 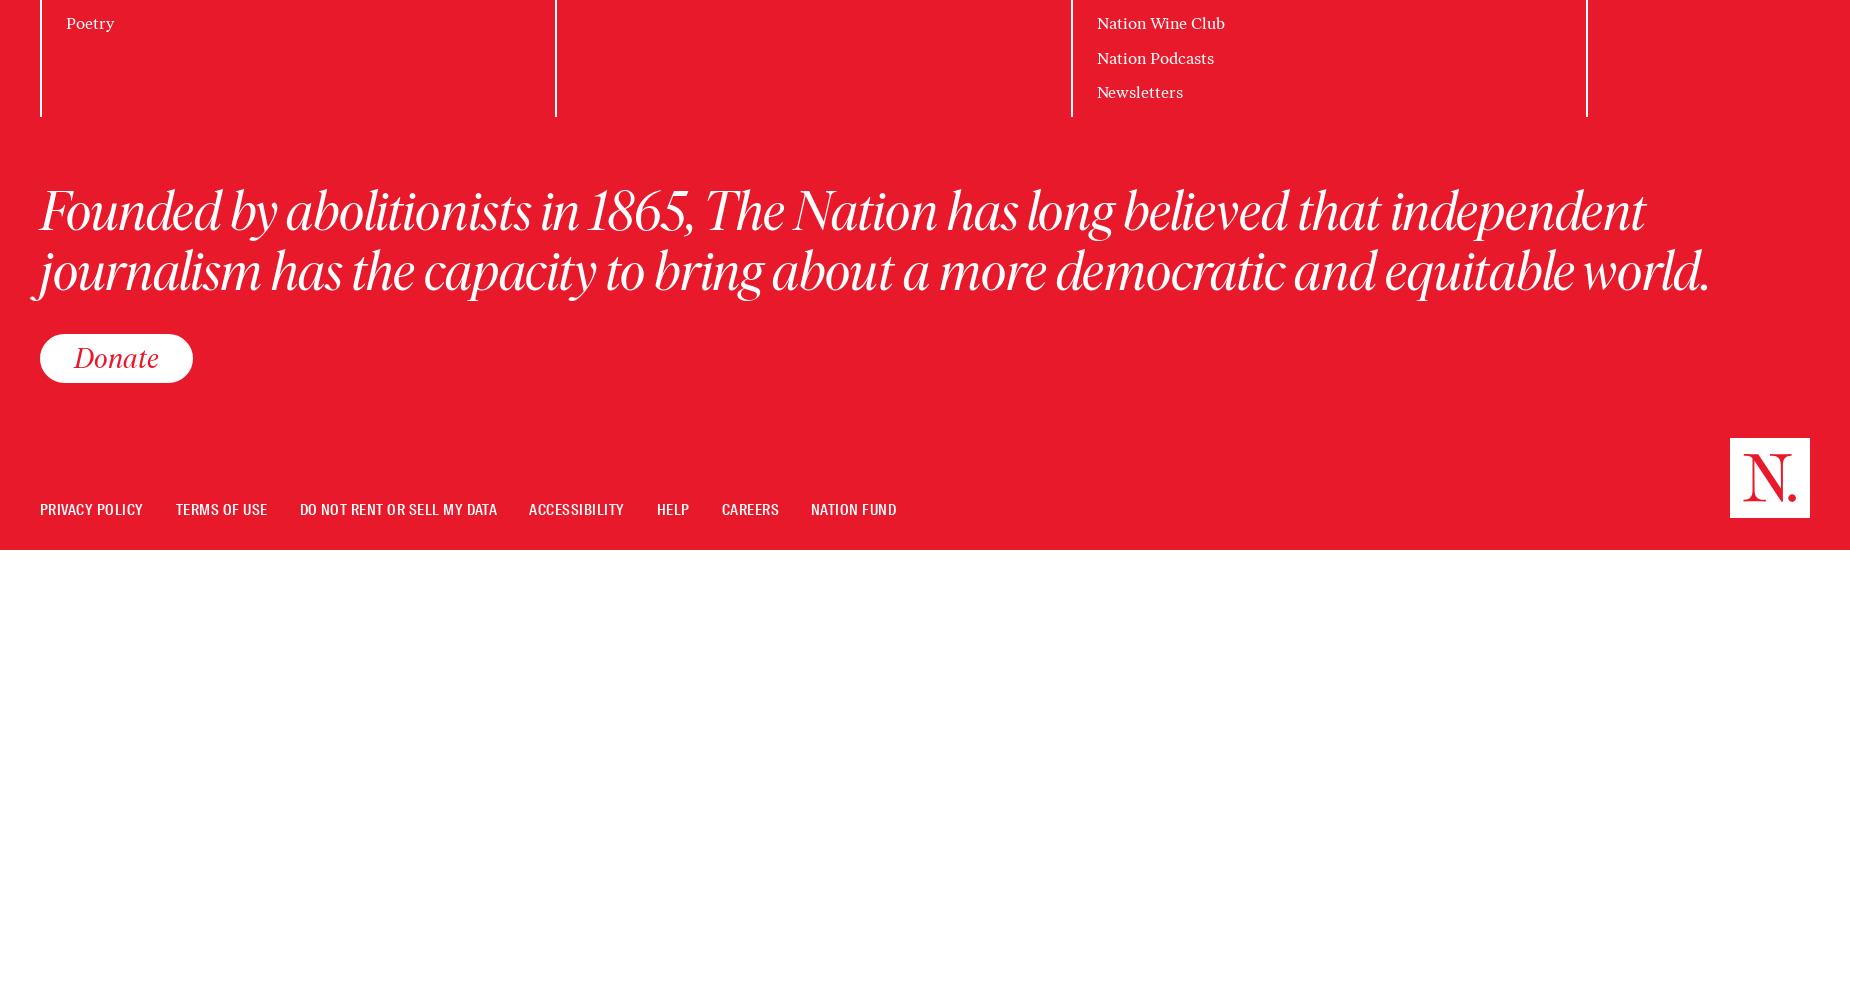 What do you see at coordinates (875, 239) in the screenshot?
I see `'Founded by abolitionists in 1865, The Nation has long believed that independent journalism has the capacity to bring about a more democratic and equitable world.'` at bounding box center [875, 239].